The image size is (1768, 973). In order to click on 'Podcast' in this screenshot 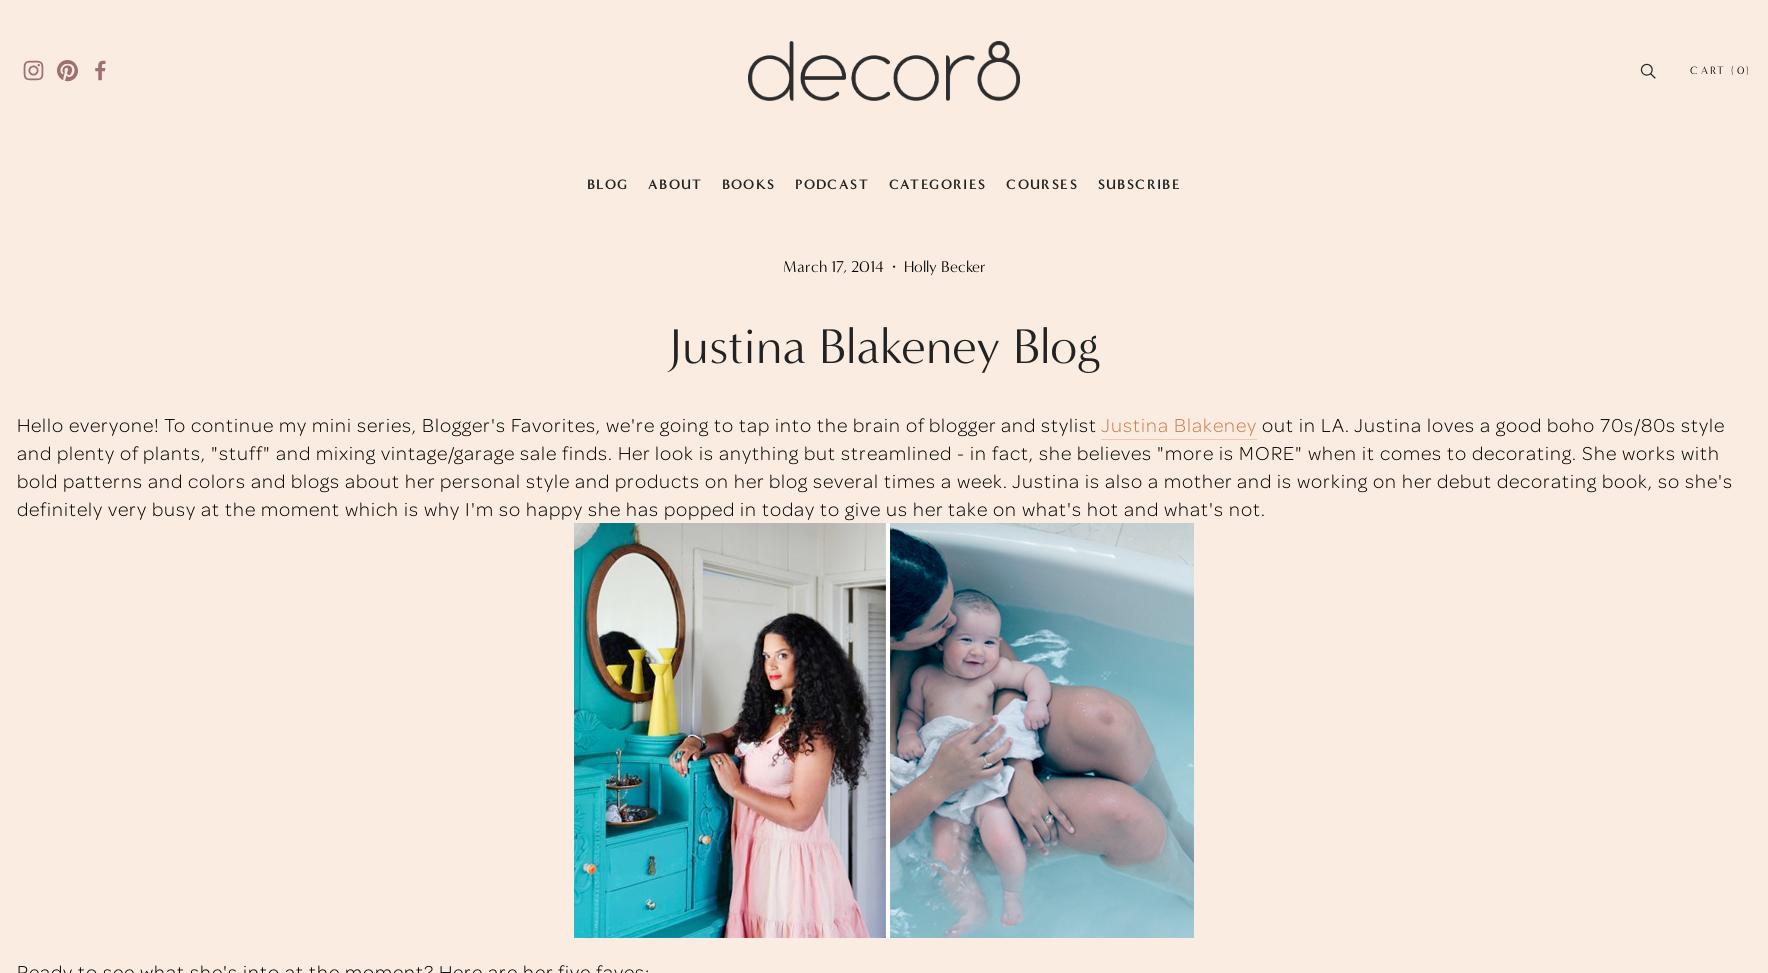, I will do `click(832, 183)`.